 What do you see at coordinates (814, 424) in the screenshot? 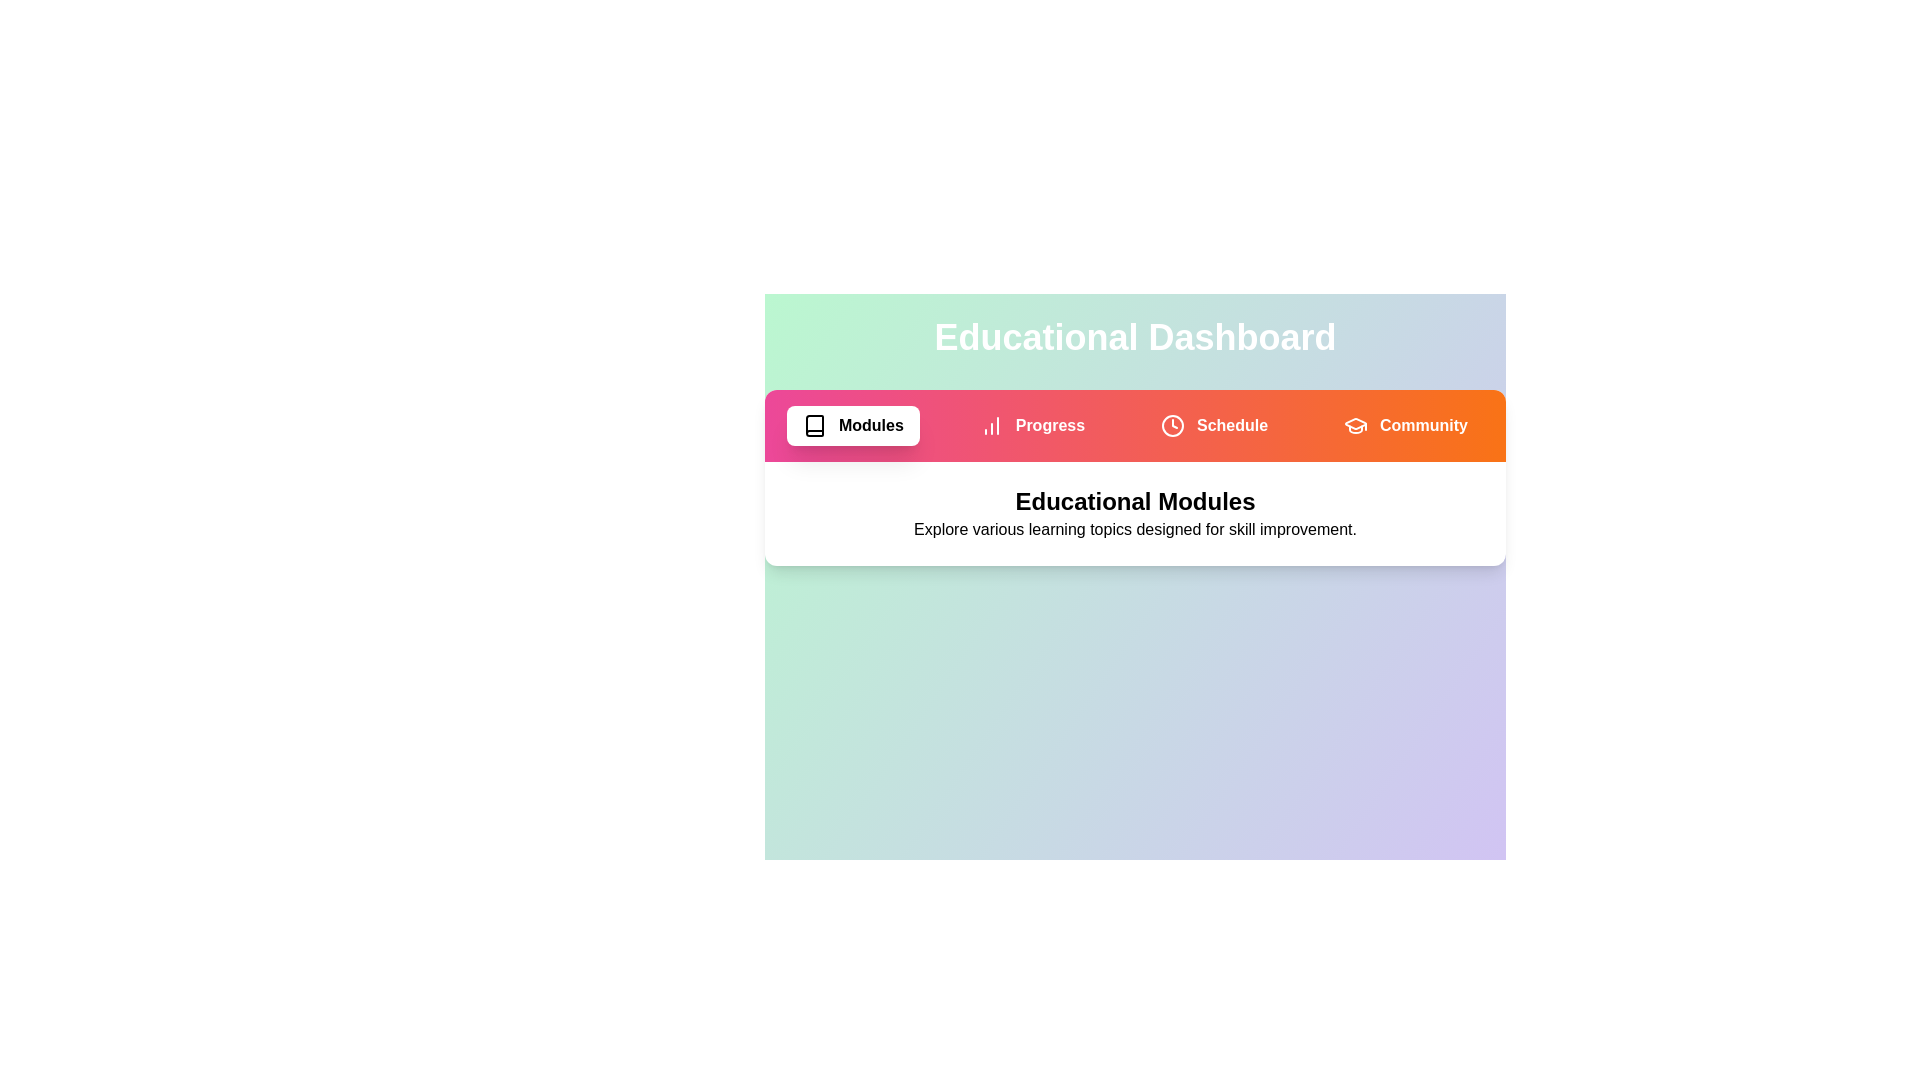
I see `the compact book icon located to the left of the 'Modules' text label in the menu bar at the top-left corner` at bounding box center [814, 424].